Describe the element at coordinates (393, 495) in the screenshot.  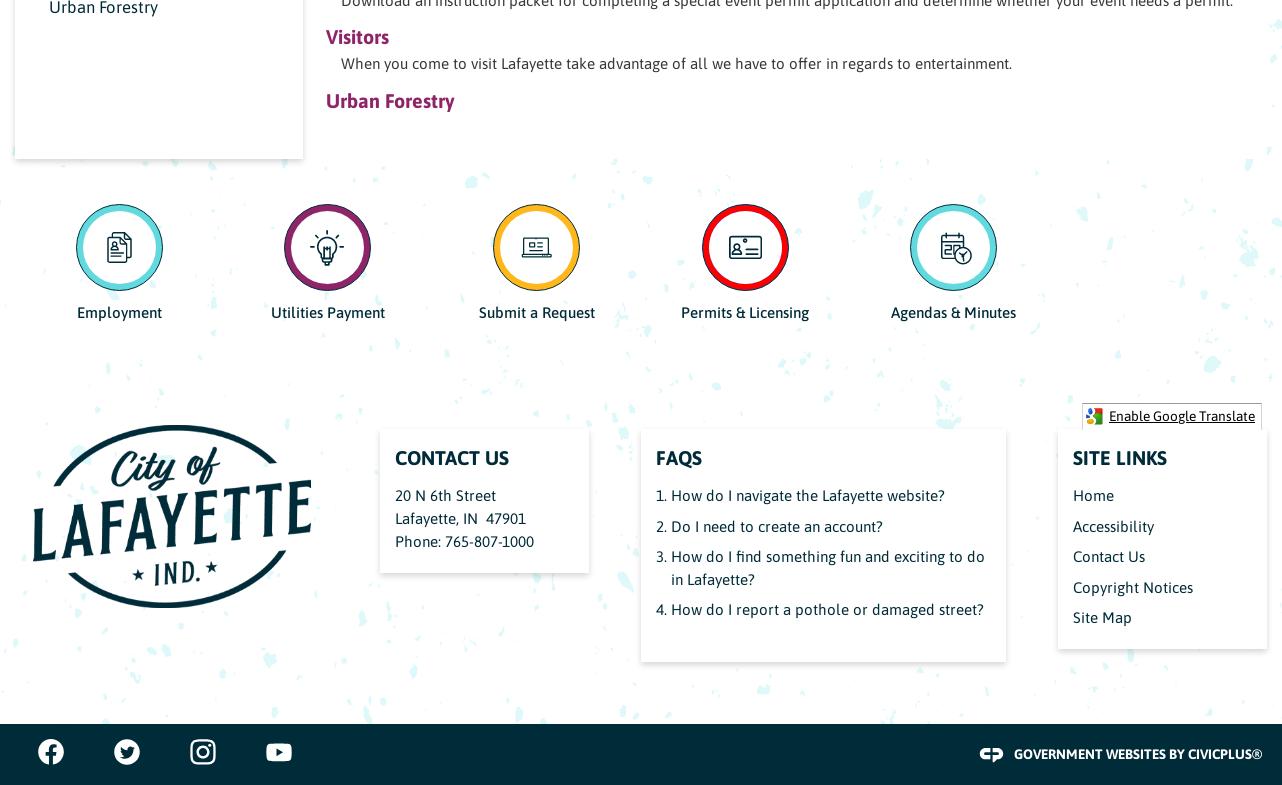
I see `'20 N 6th Street'` at that location.